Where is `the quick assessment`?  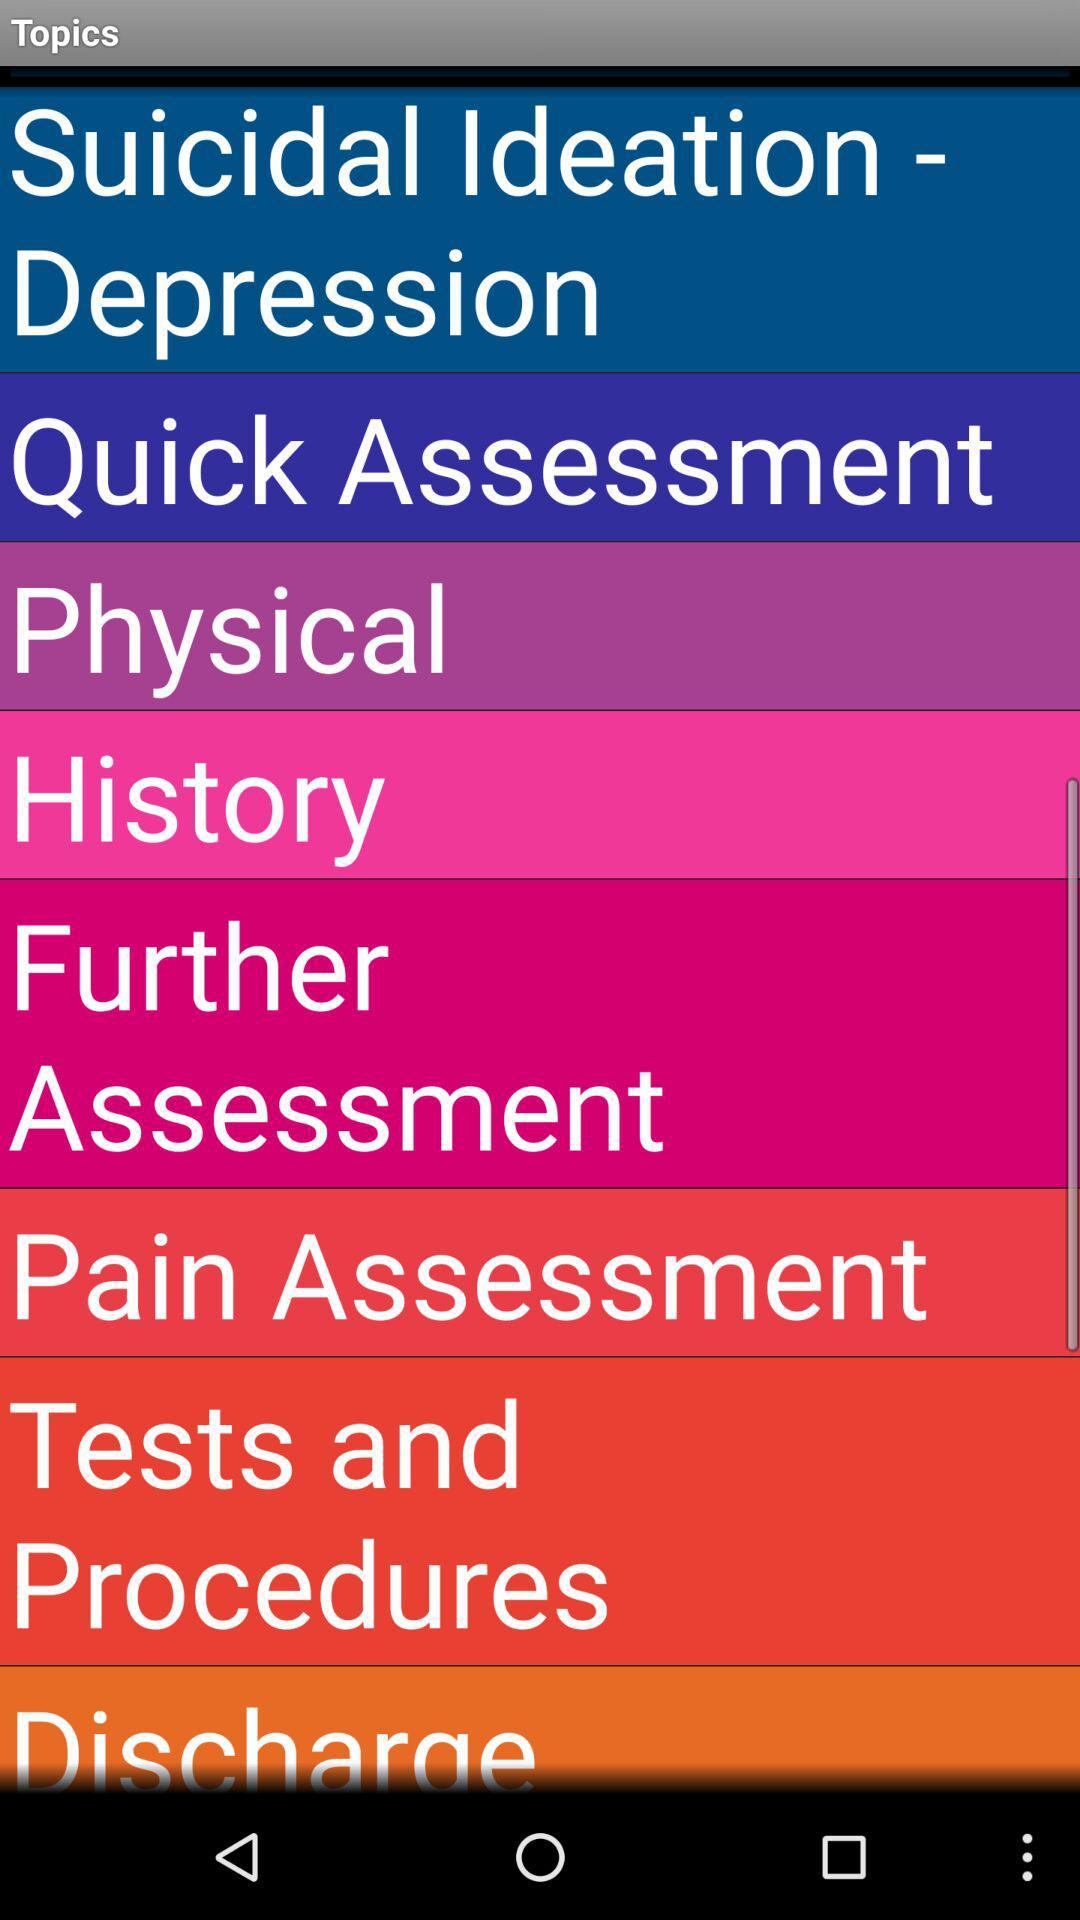
the quick assessment is located at coordinates (540, 456).